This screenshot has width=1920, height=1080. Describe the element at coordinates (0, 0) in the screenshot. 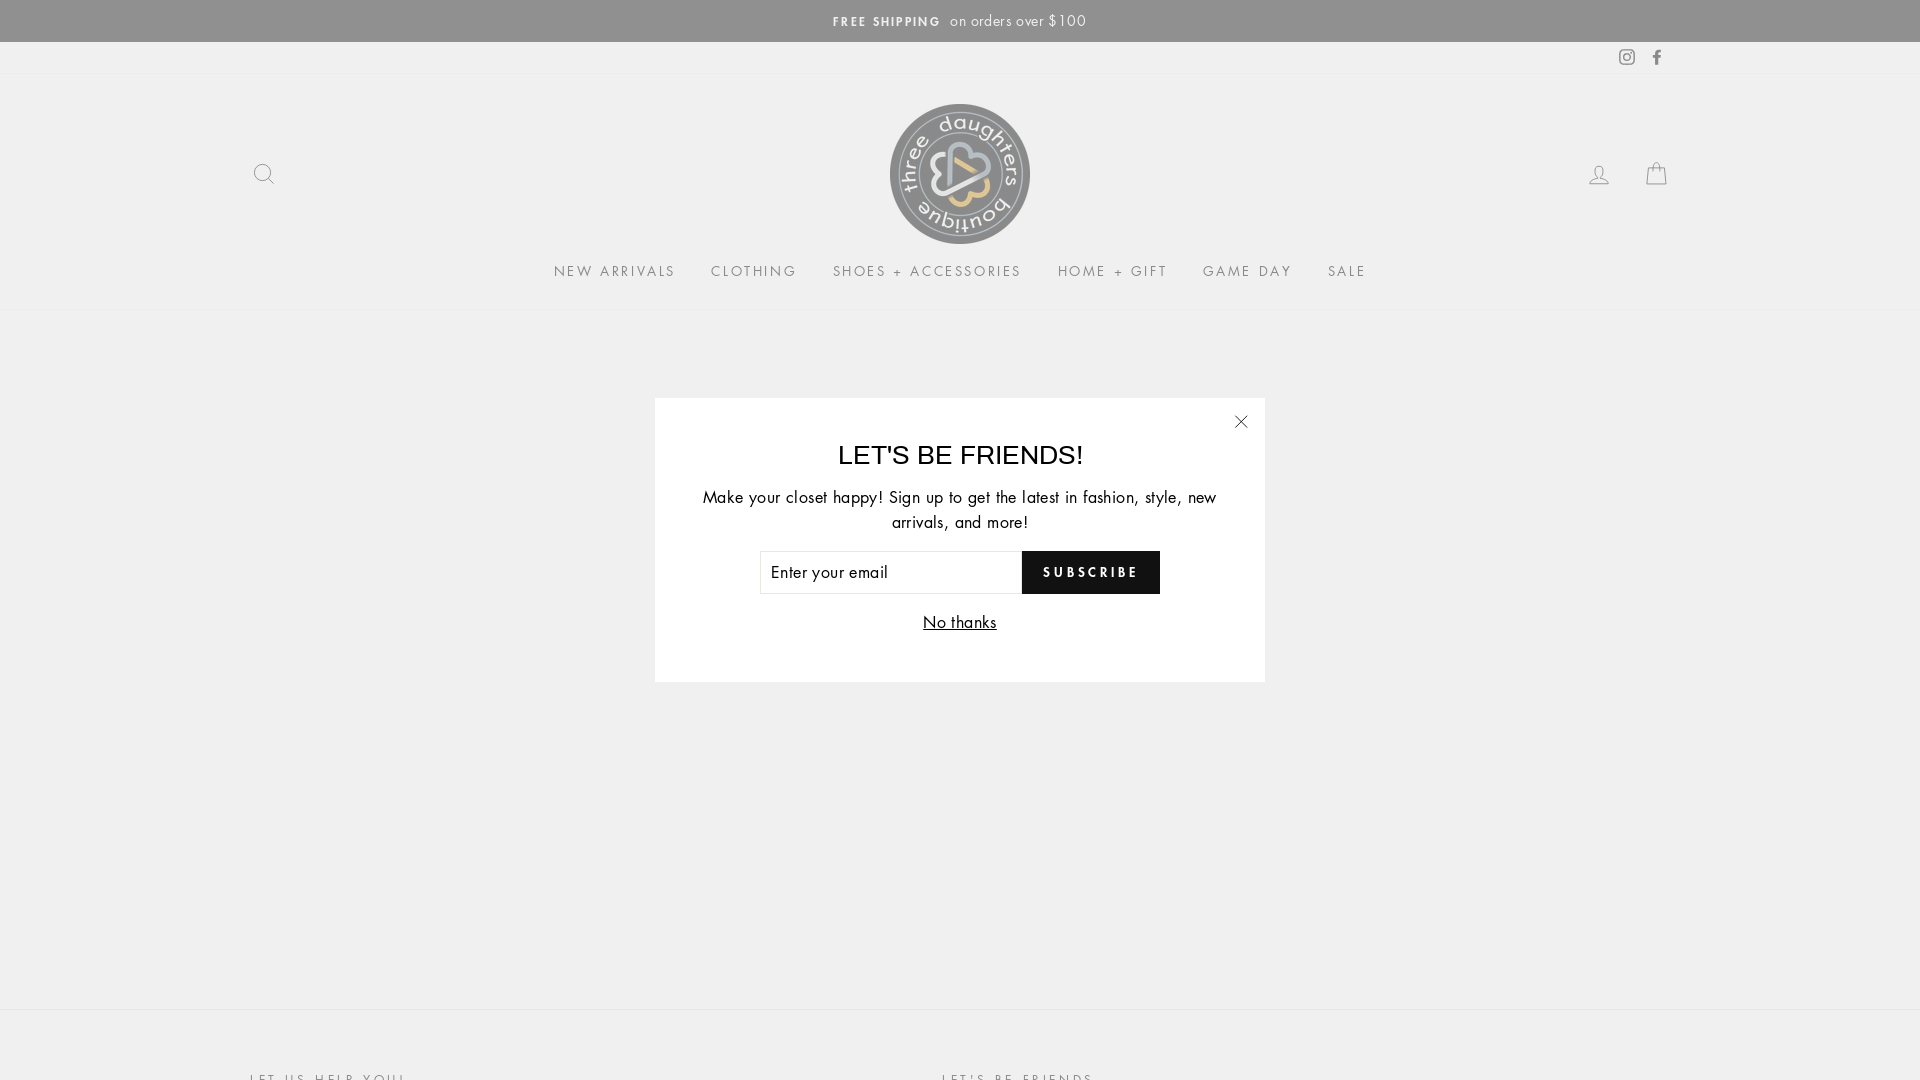

I see `'Skip to content'` at that location.